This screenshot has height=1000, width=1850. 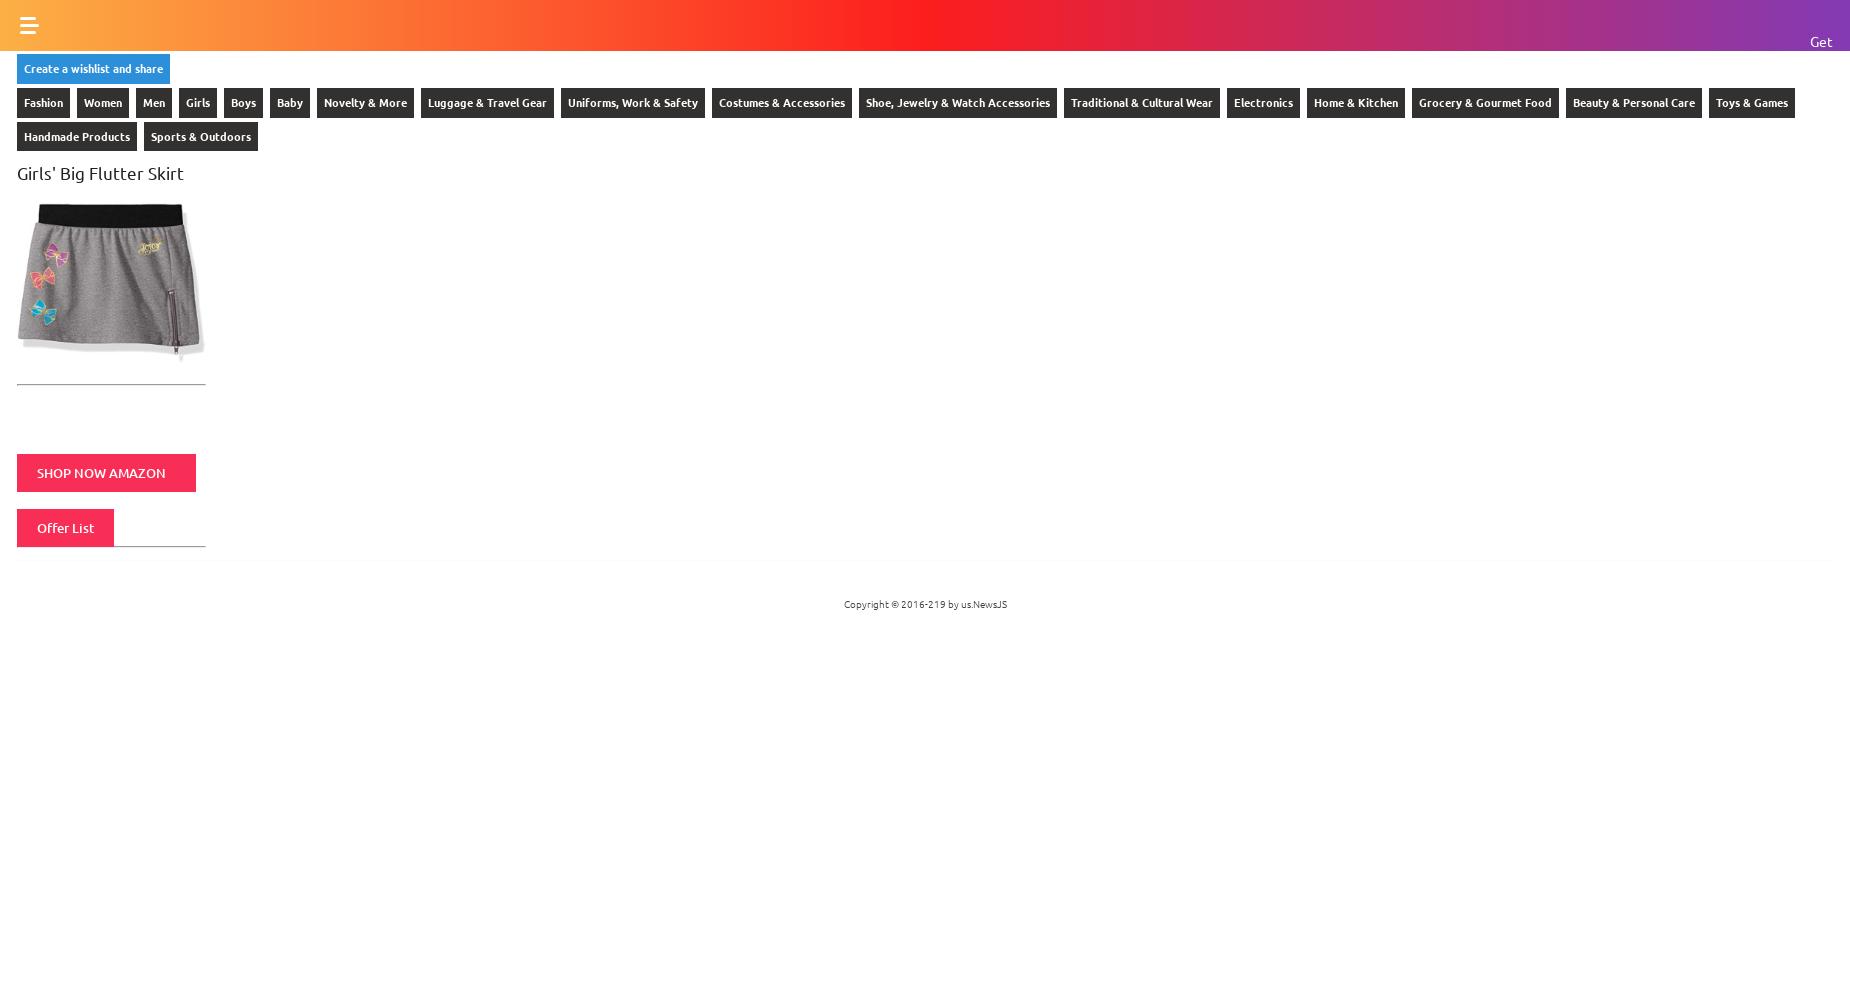 I want to click on 'Fashion', so click(x=42, y=100).